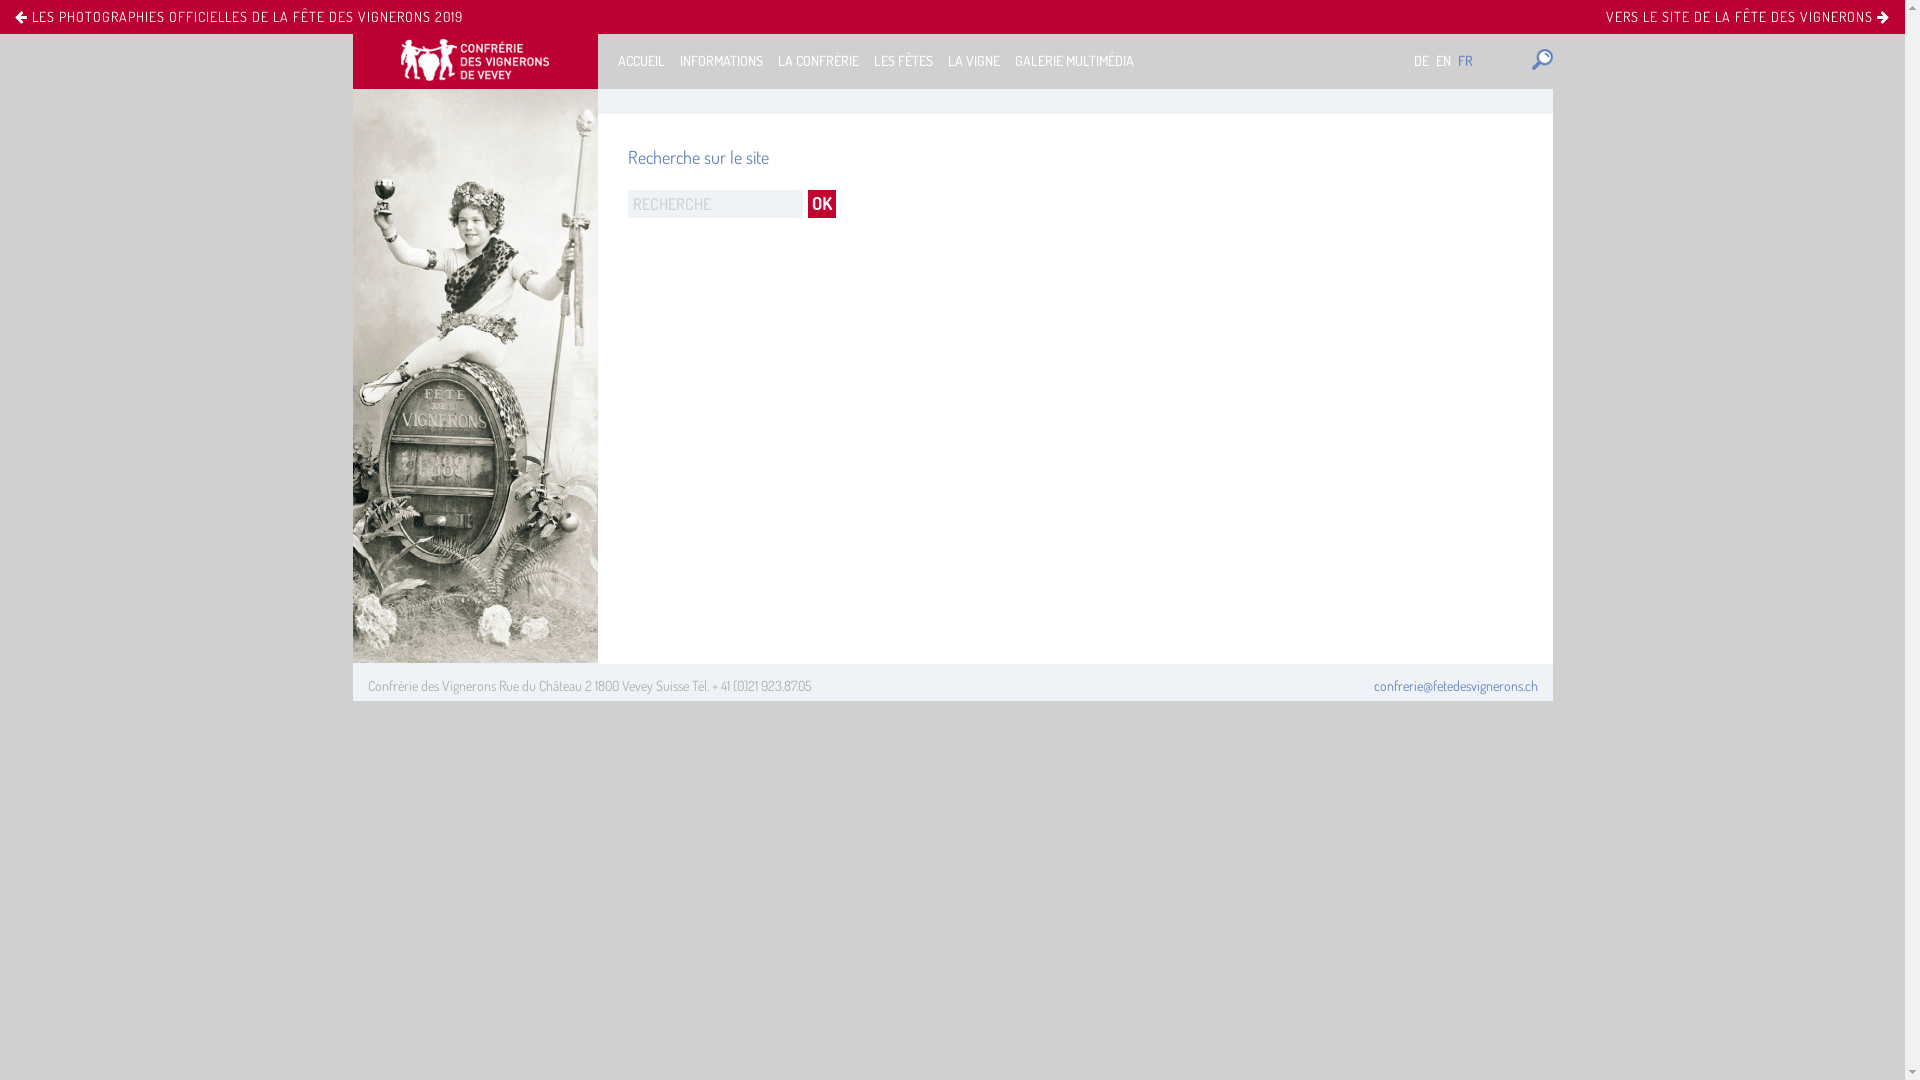  What do you see at coordinates (1455, 684) in the screenshot?
I see `'confrerie@fetedesvignerons.ch'` at bounding box center [1455, 684].